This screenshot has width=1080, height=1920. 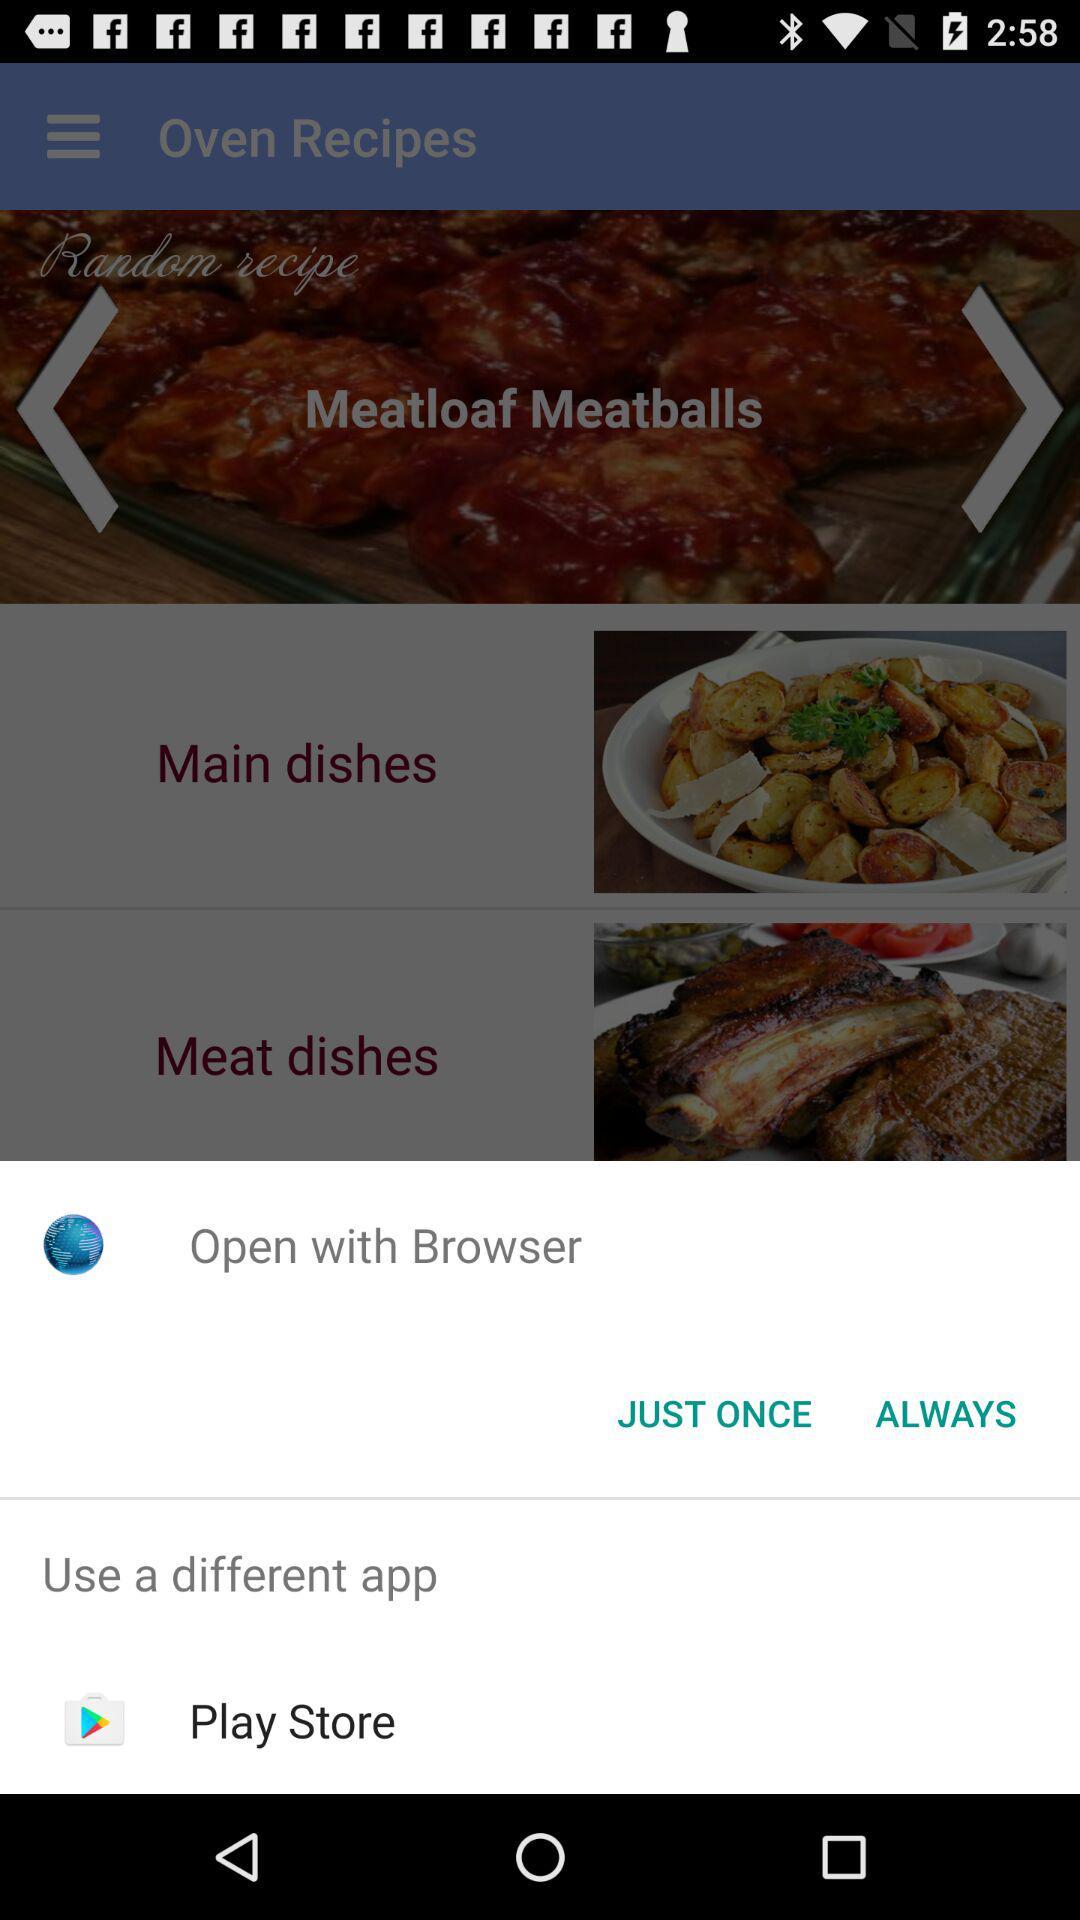 I want to click on the just once button, so click(x=713, y=1411).